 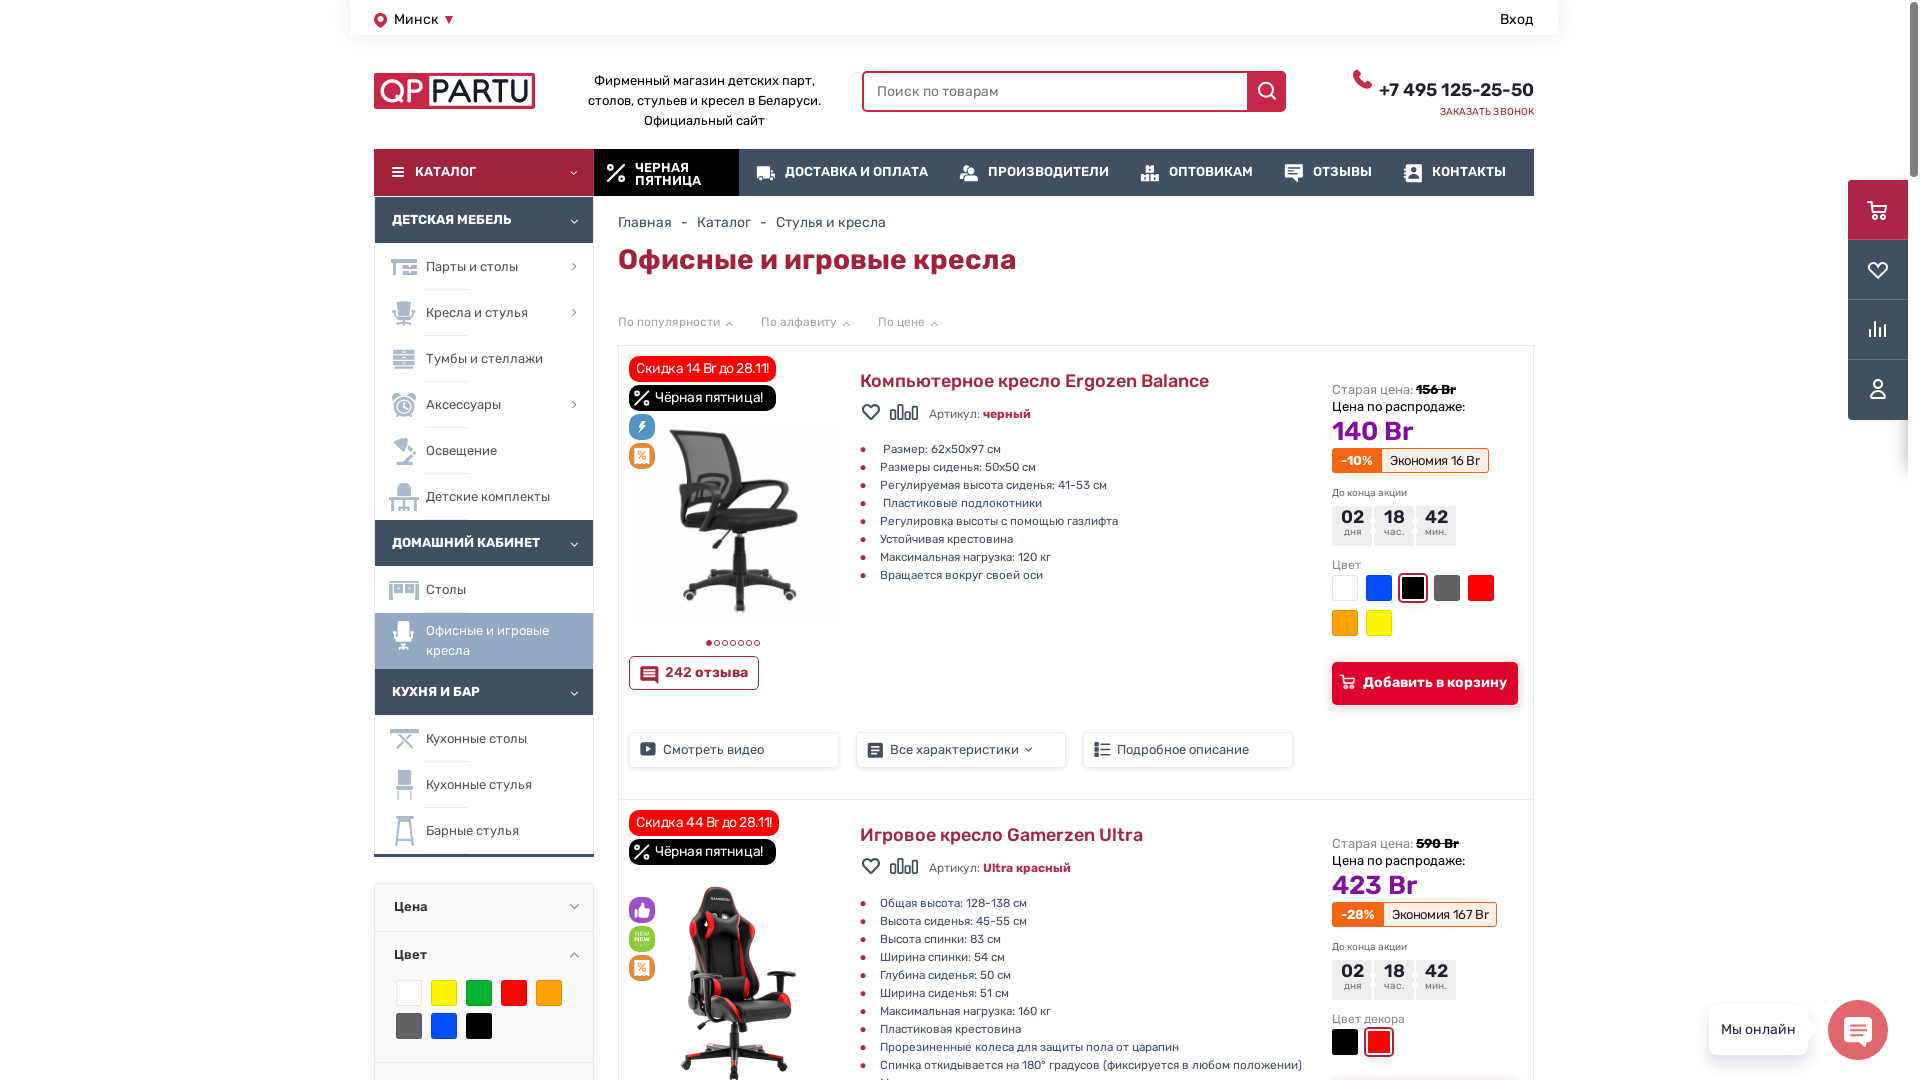 What do you see at coordinates (453, 91) in the screenshot?
I see `'qp-partu.ru'` at bounding box center [453, 91].